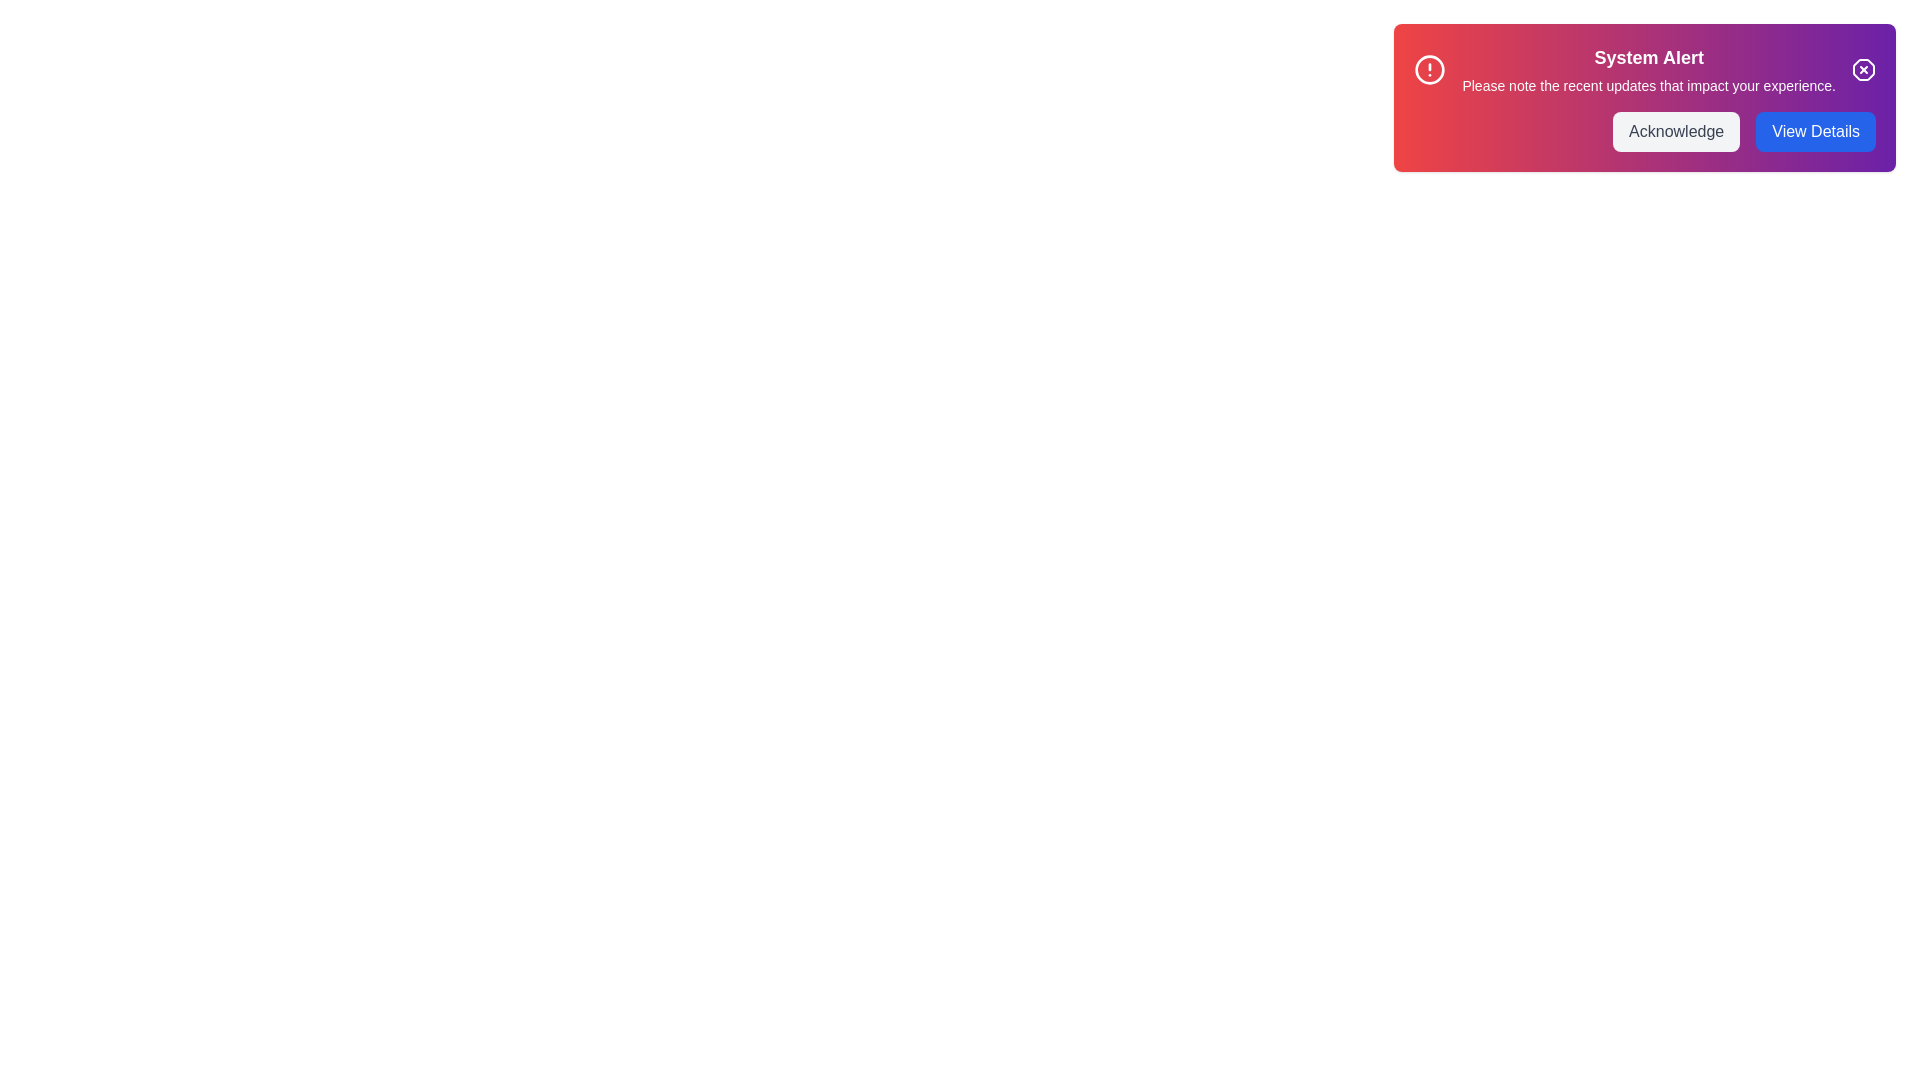 The height and width of the screenshot is (1080, 1920). I want to click on the 'View Details' button to view more information, so click(1815, 131).